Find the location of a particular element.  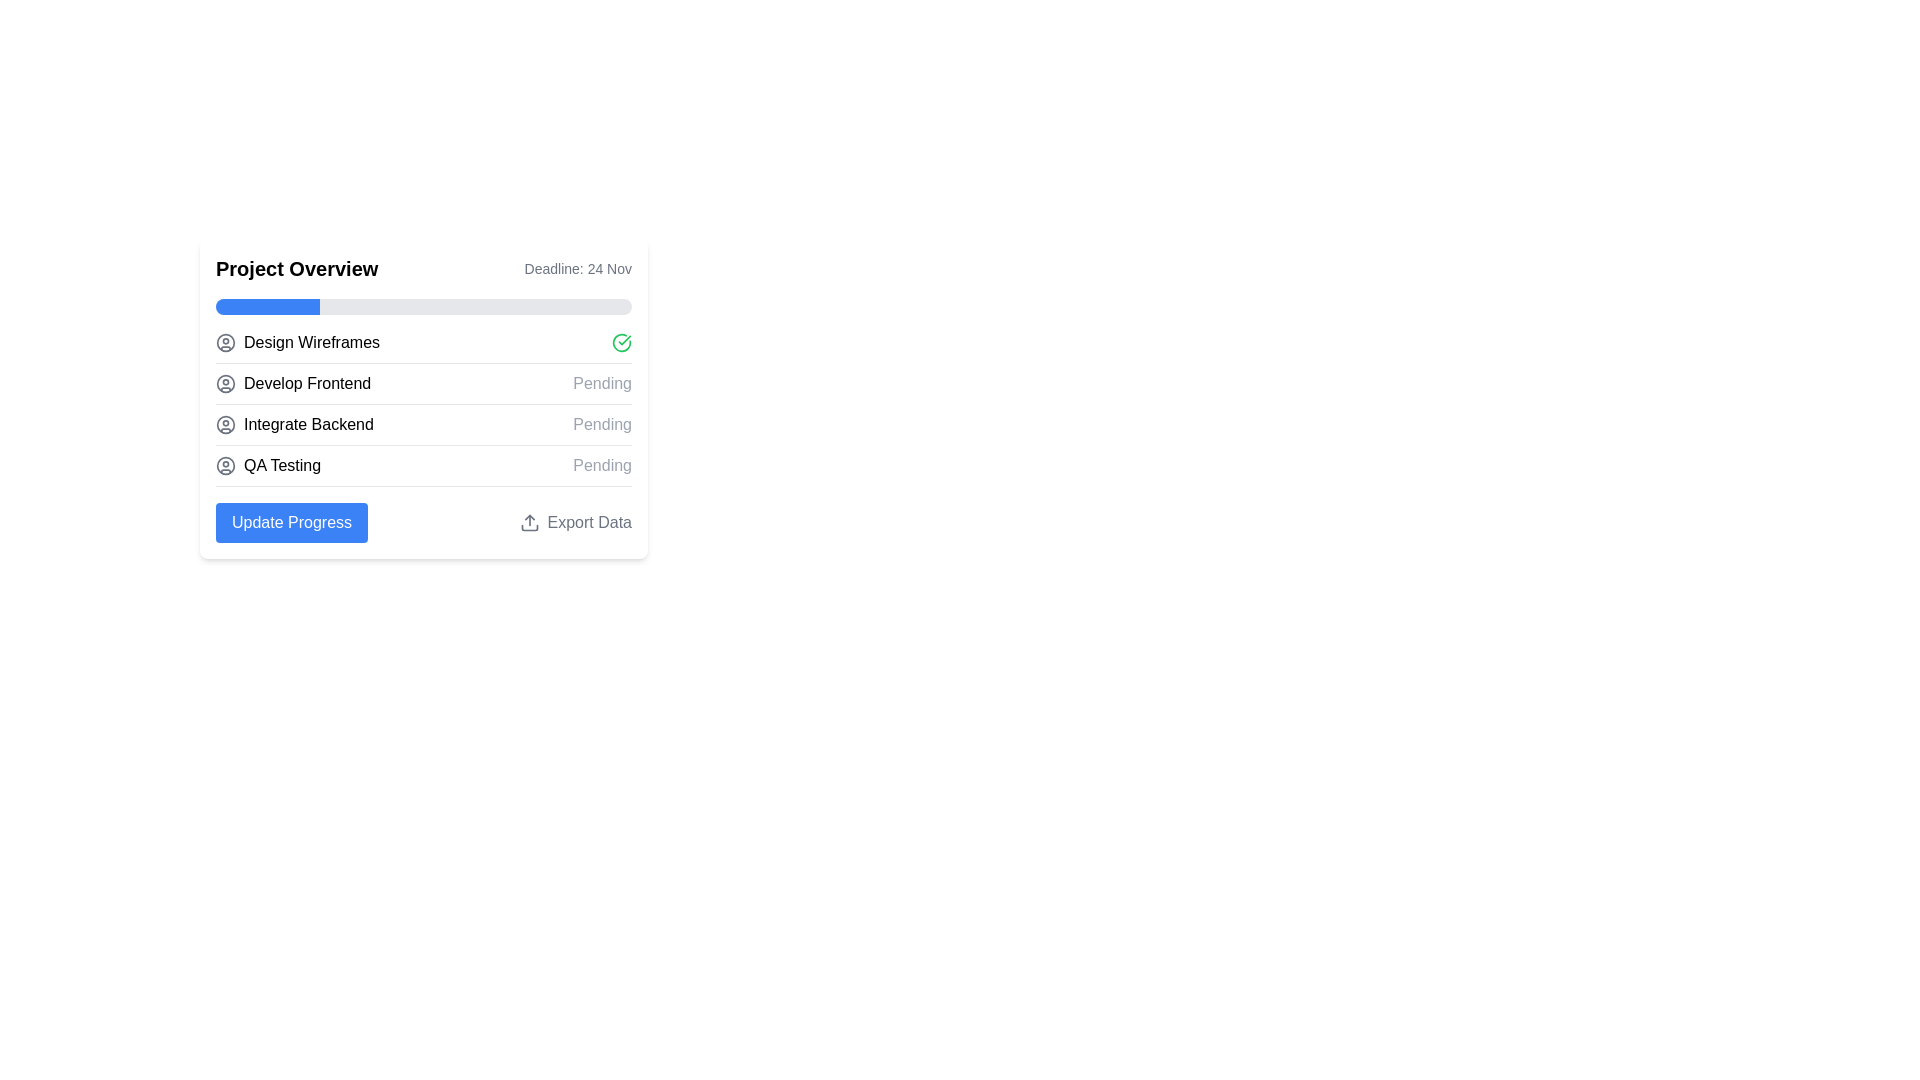

the text label displaying 'Pending' in light gray, positioned on the right side of the 'Develop Frontend' task in the project tasks list is located at coordinates (601, 384).